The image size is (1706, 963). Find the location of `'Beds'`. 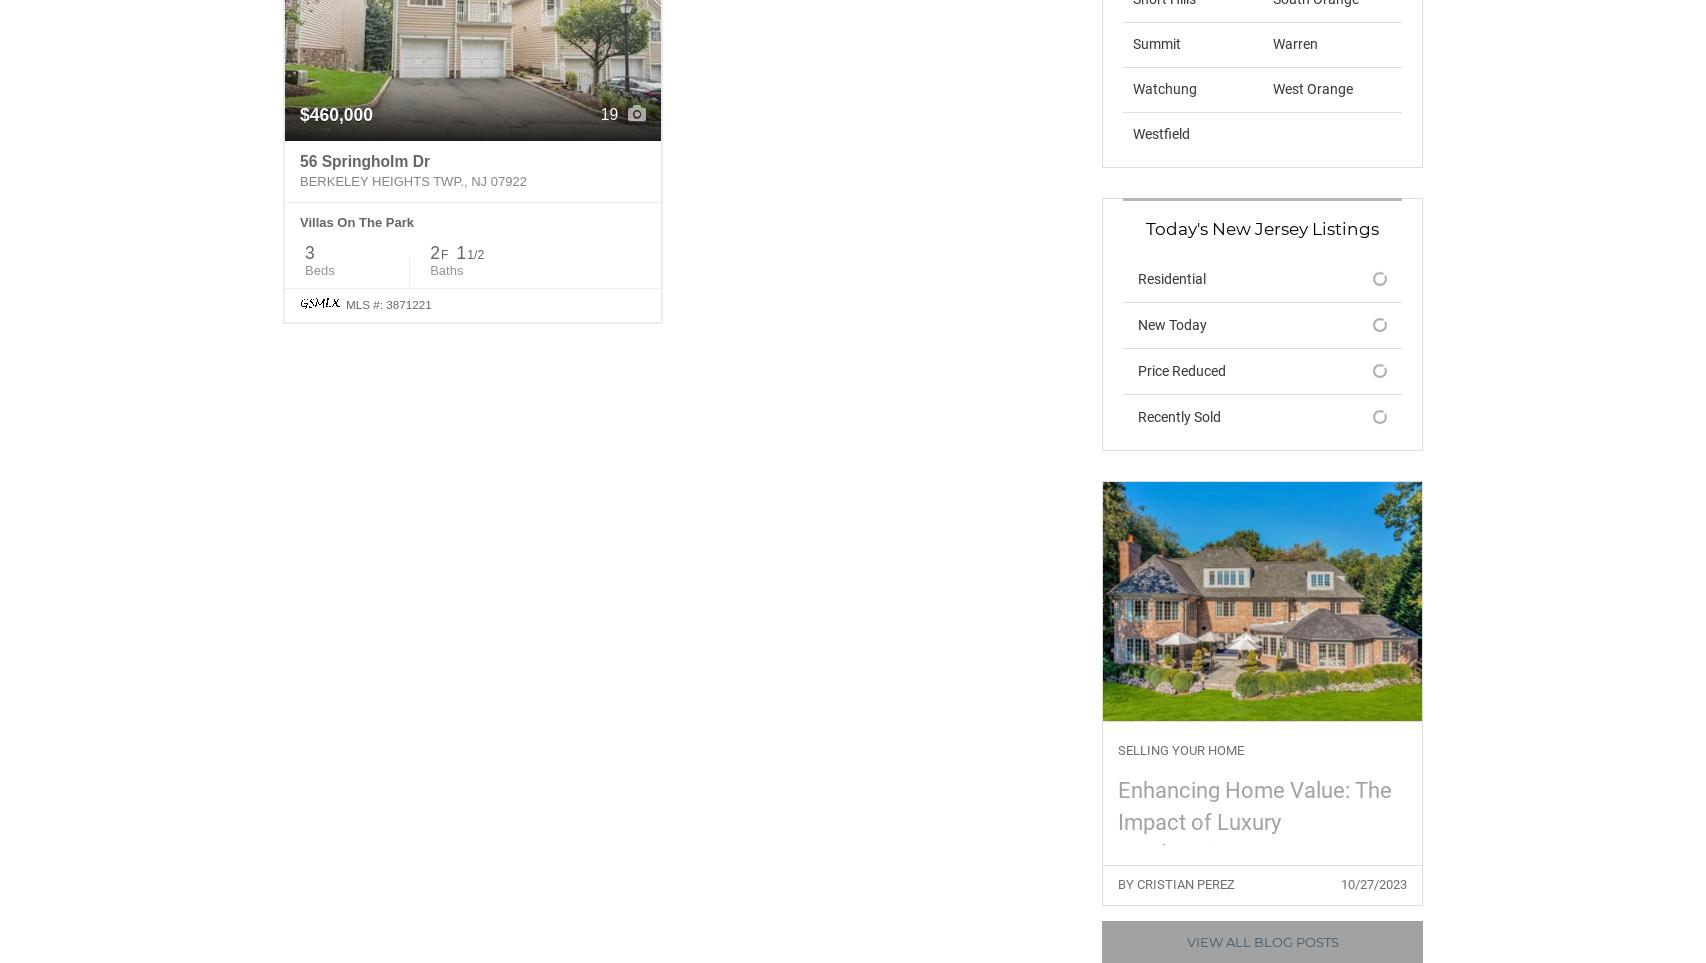

'Beds' is located at coordinates (305, 268).